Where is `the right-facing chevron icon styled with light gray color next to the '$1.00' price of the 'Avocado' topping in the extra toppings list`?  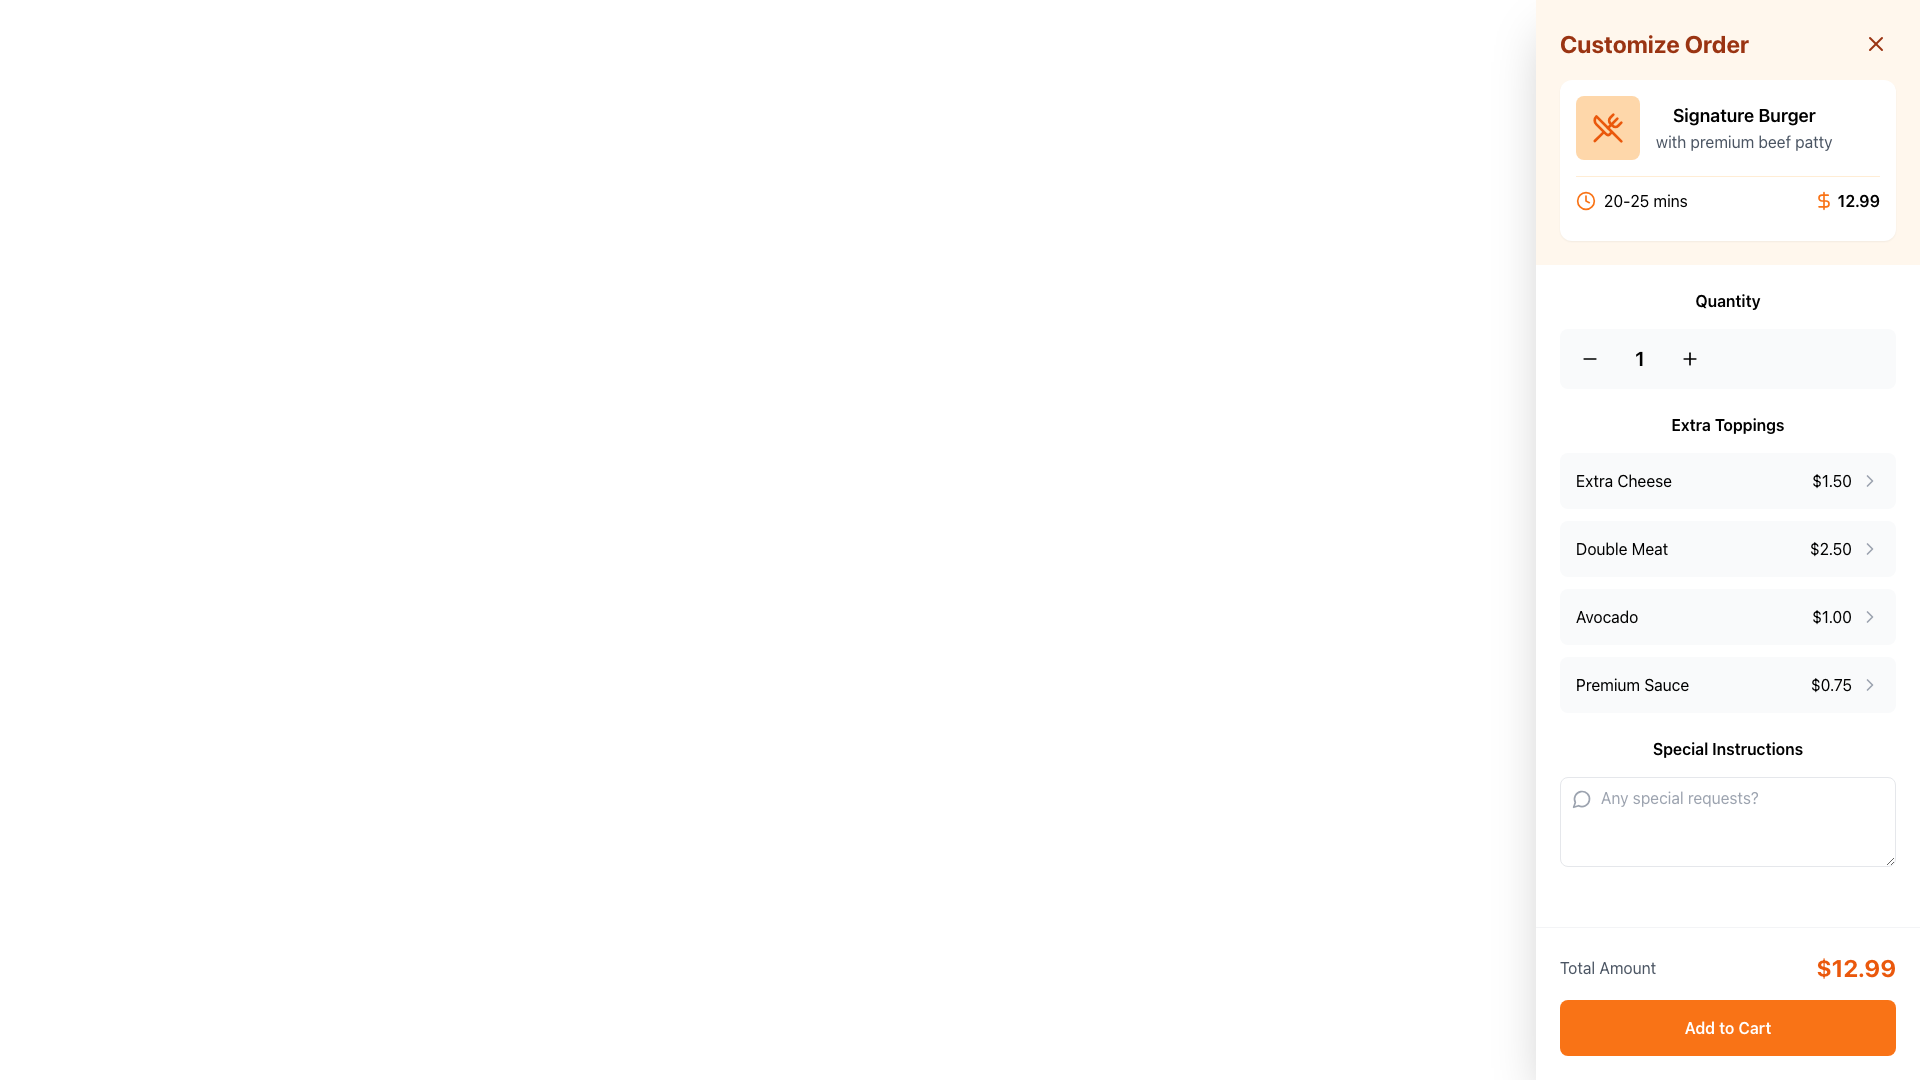 the right-facing chevron icon styled with light gray color next to the '$1.00' price of the 'Avocado' topping in the extra toppings list is located at coordinates (1869, 616).